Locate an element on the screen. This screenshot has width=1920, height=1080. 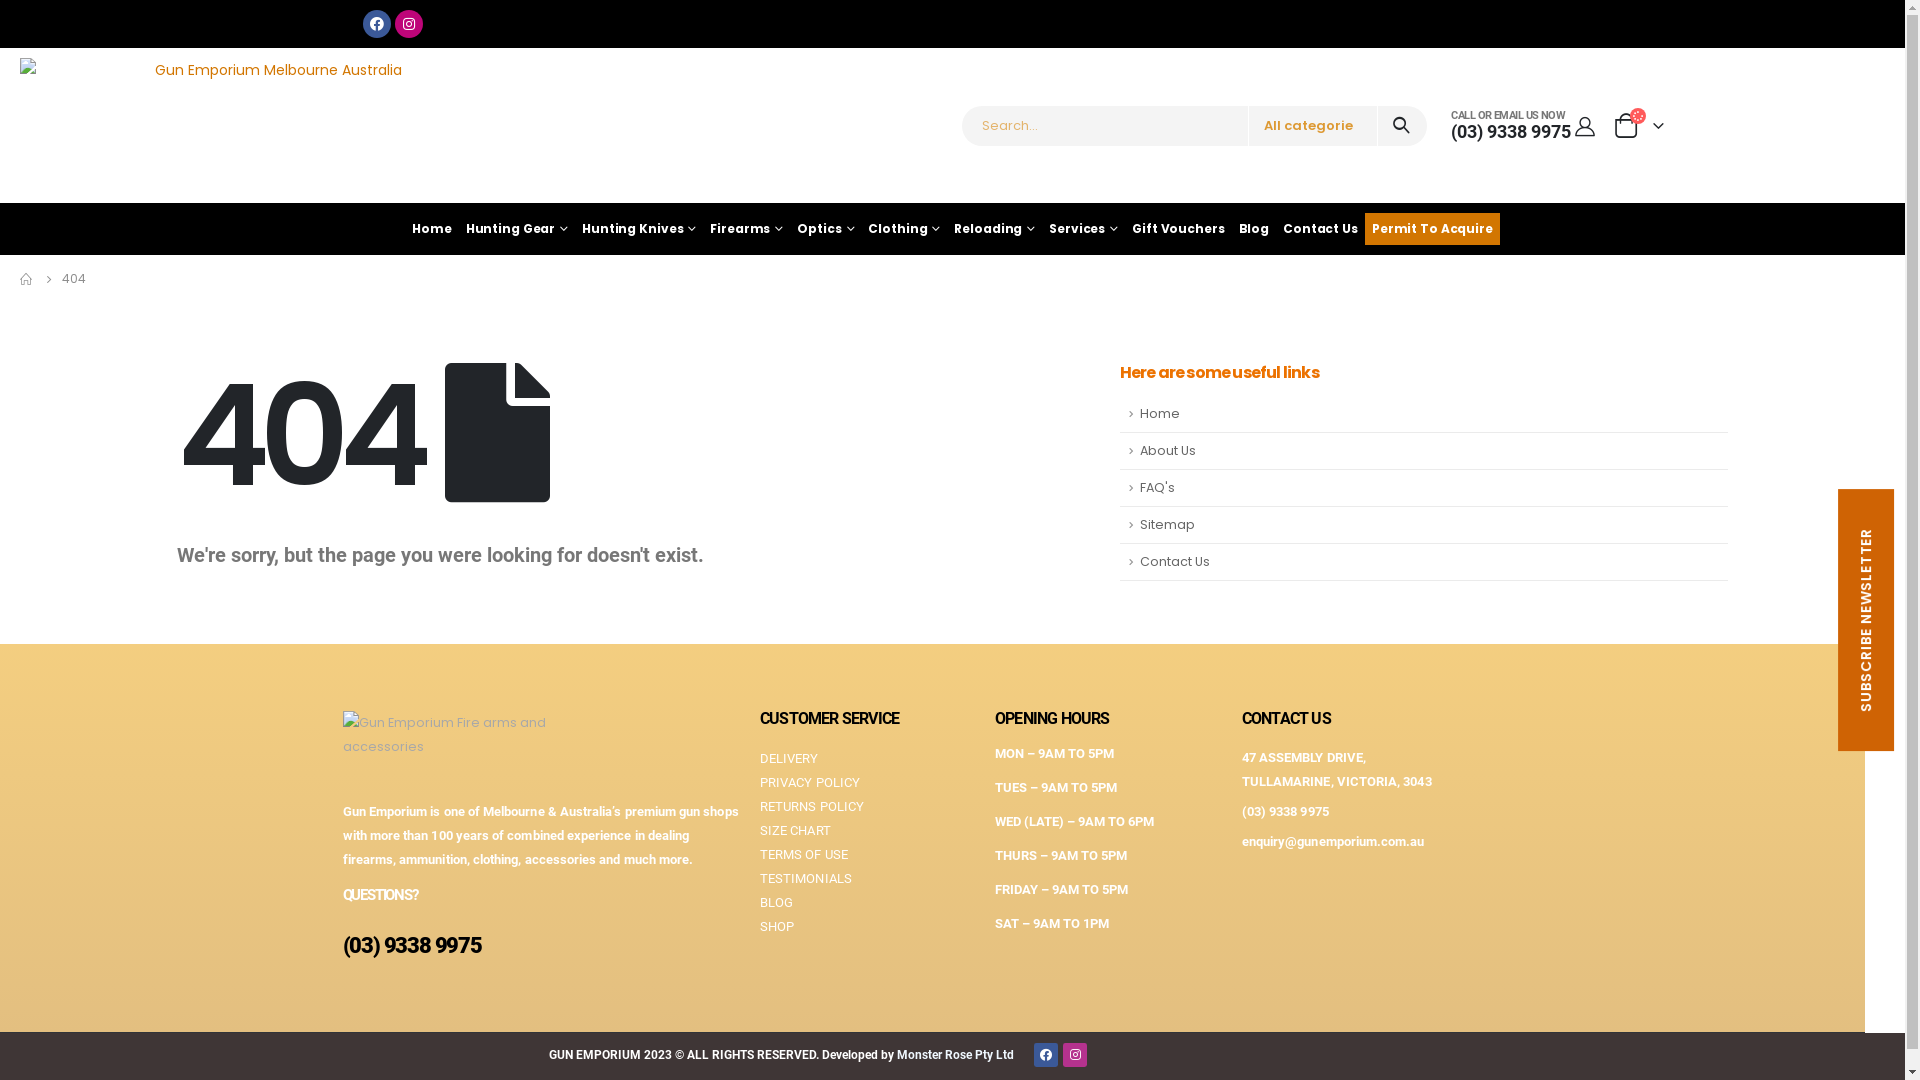
'Hunting Knives' is located at coordinates (637, 227).